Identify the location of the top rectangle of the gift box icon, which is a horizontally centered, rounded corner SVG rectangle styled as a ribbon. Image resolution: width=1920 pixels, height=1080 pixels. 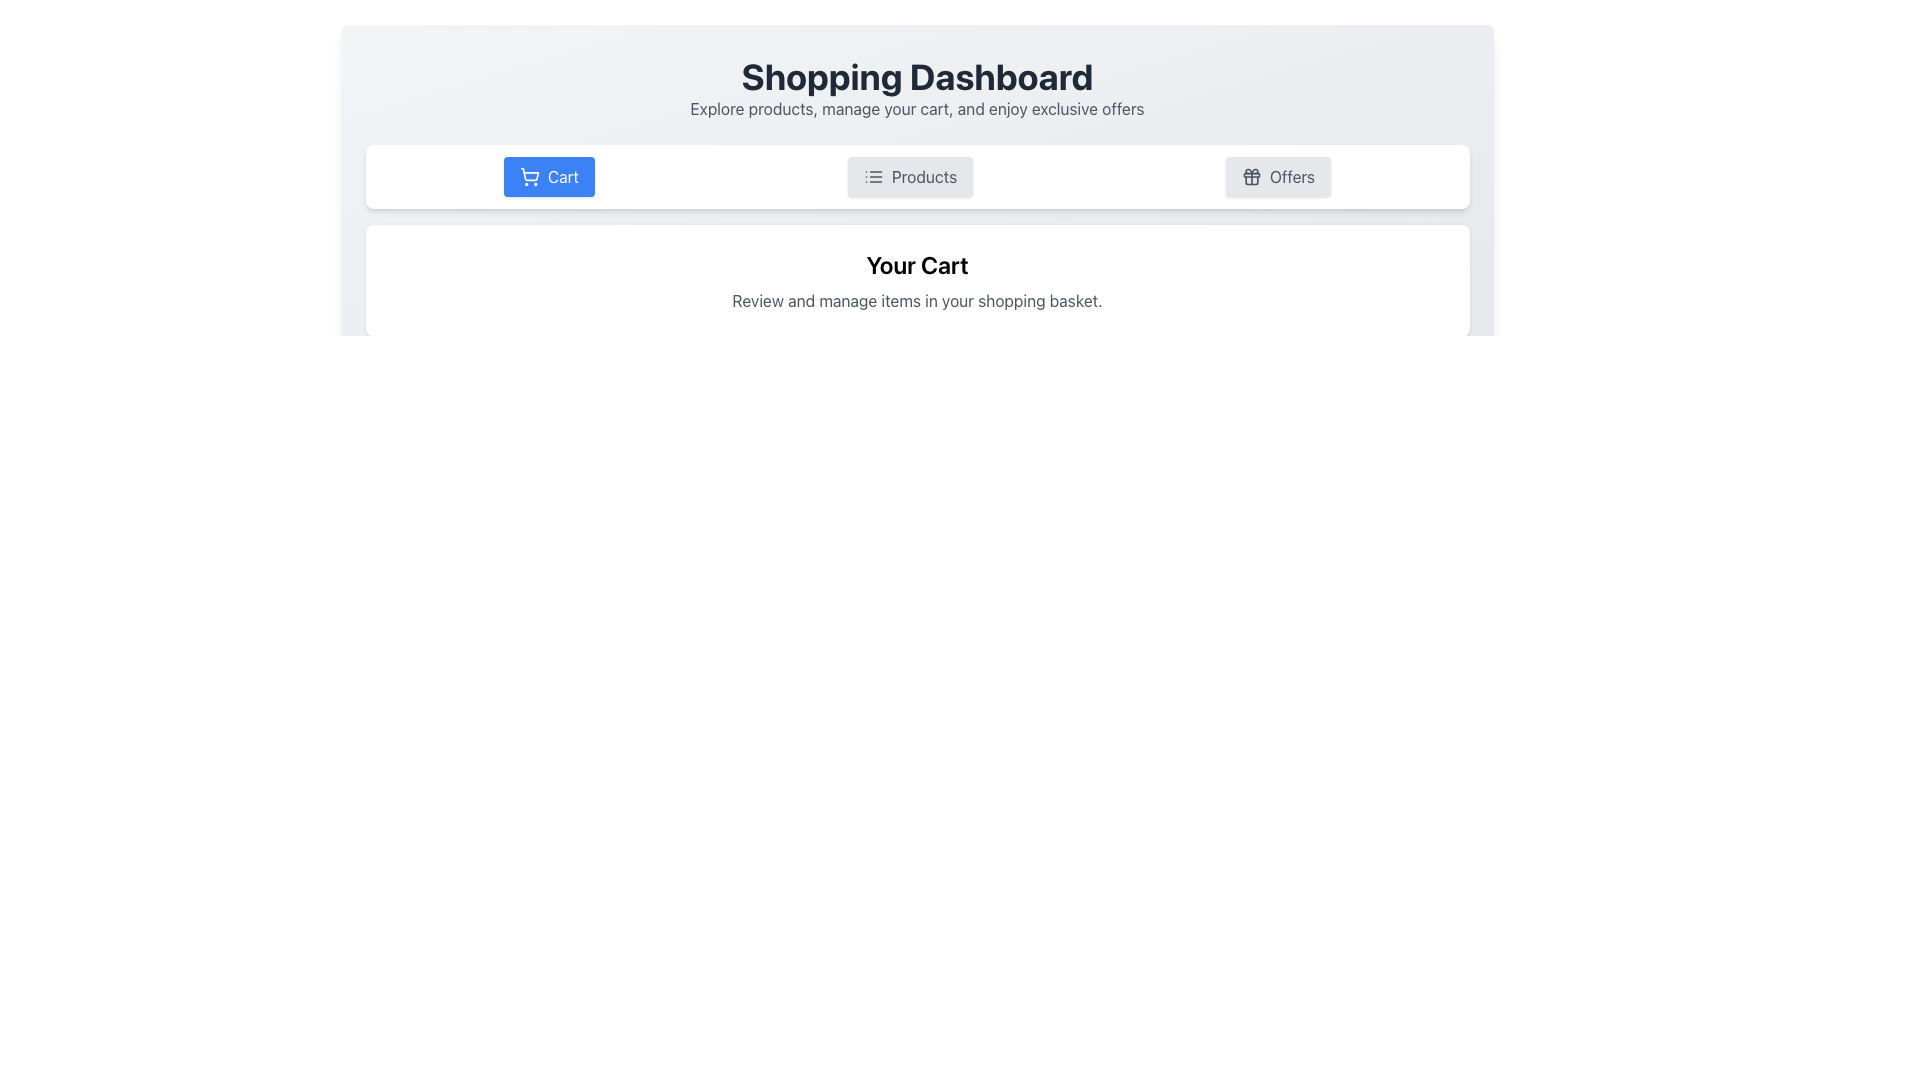
(1250, 174).